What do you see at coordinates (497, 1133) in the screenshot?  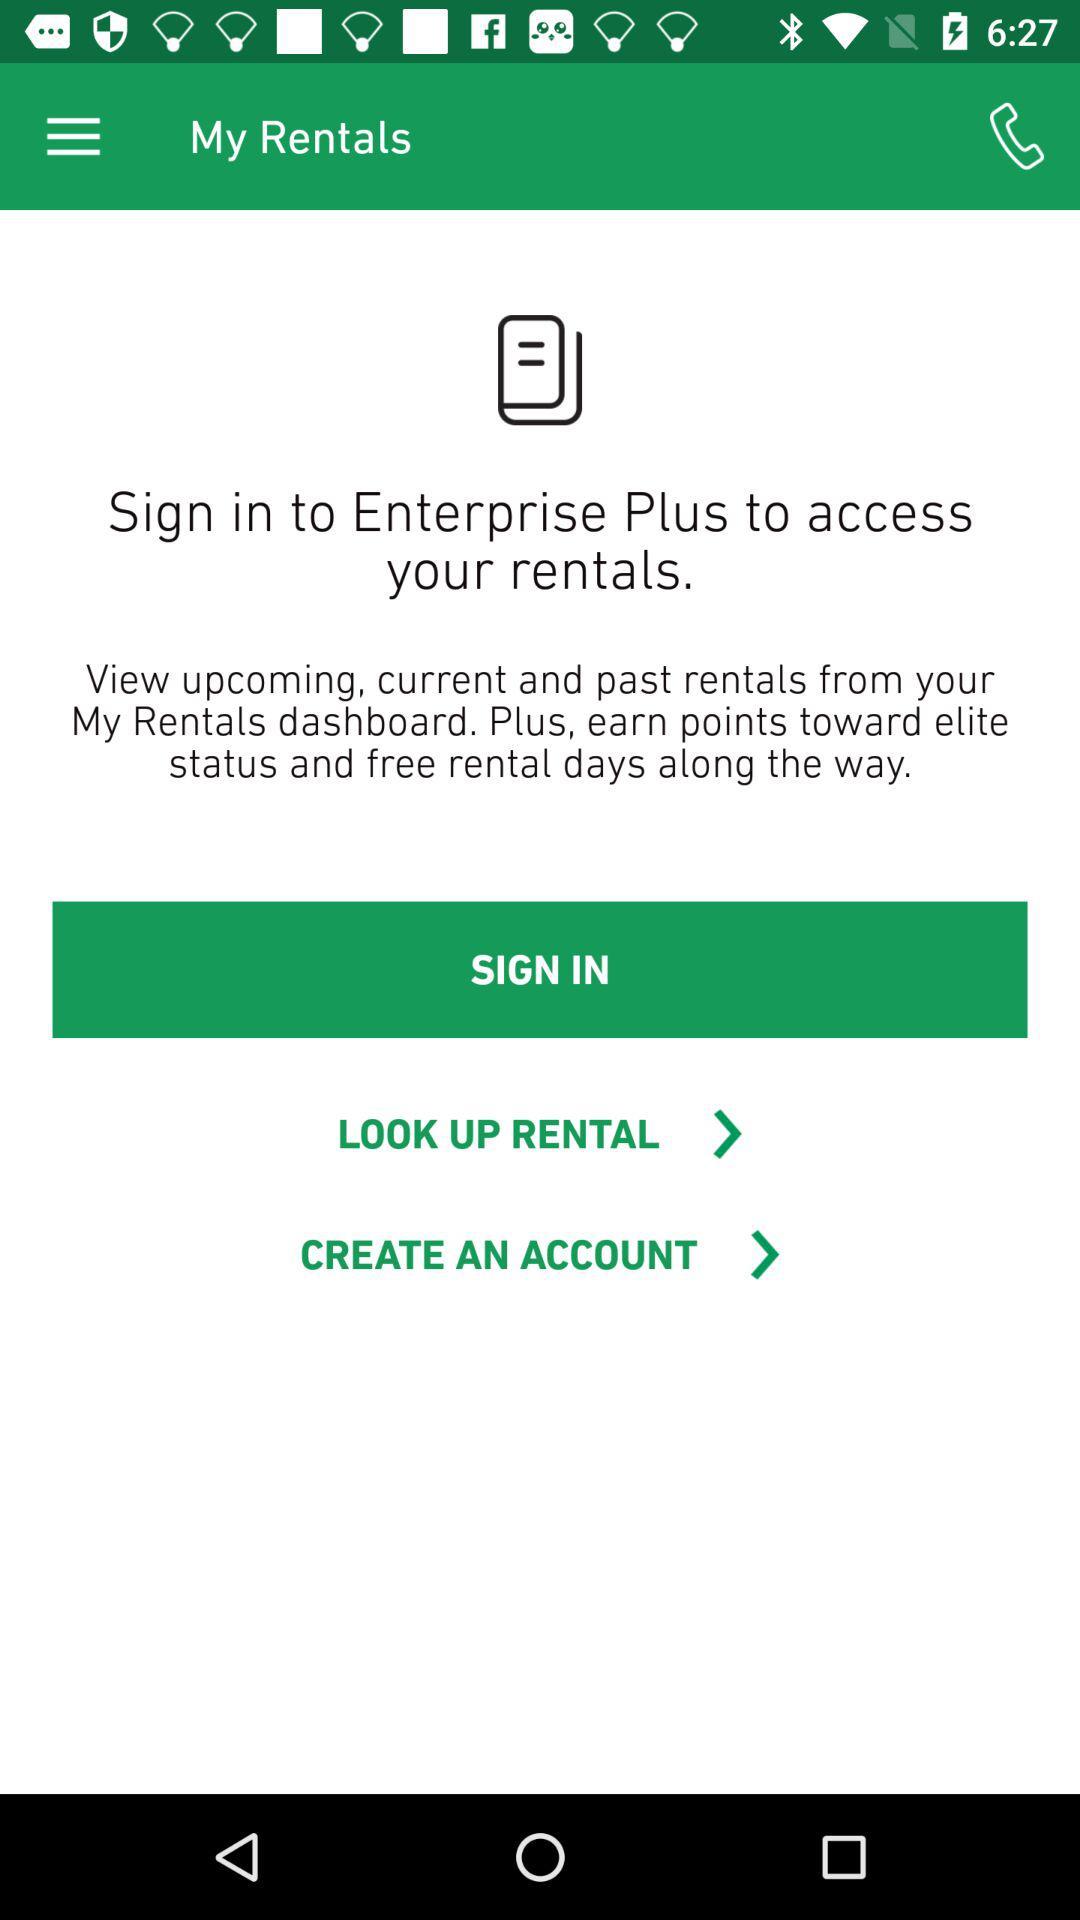 I see `item above the create an account icon` at bounding box center [497, 1133].